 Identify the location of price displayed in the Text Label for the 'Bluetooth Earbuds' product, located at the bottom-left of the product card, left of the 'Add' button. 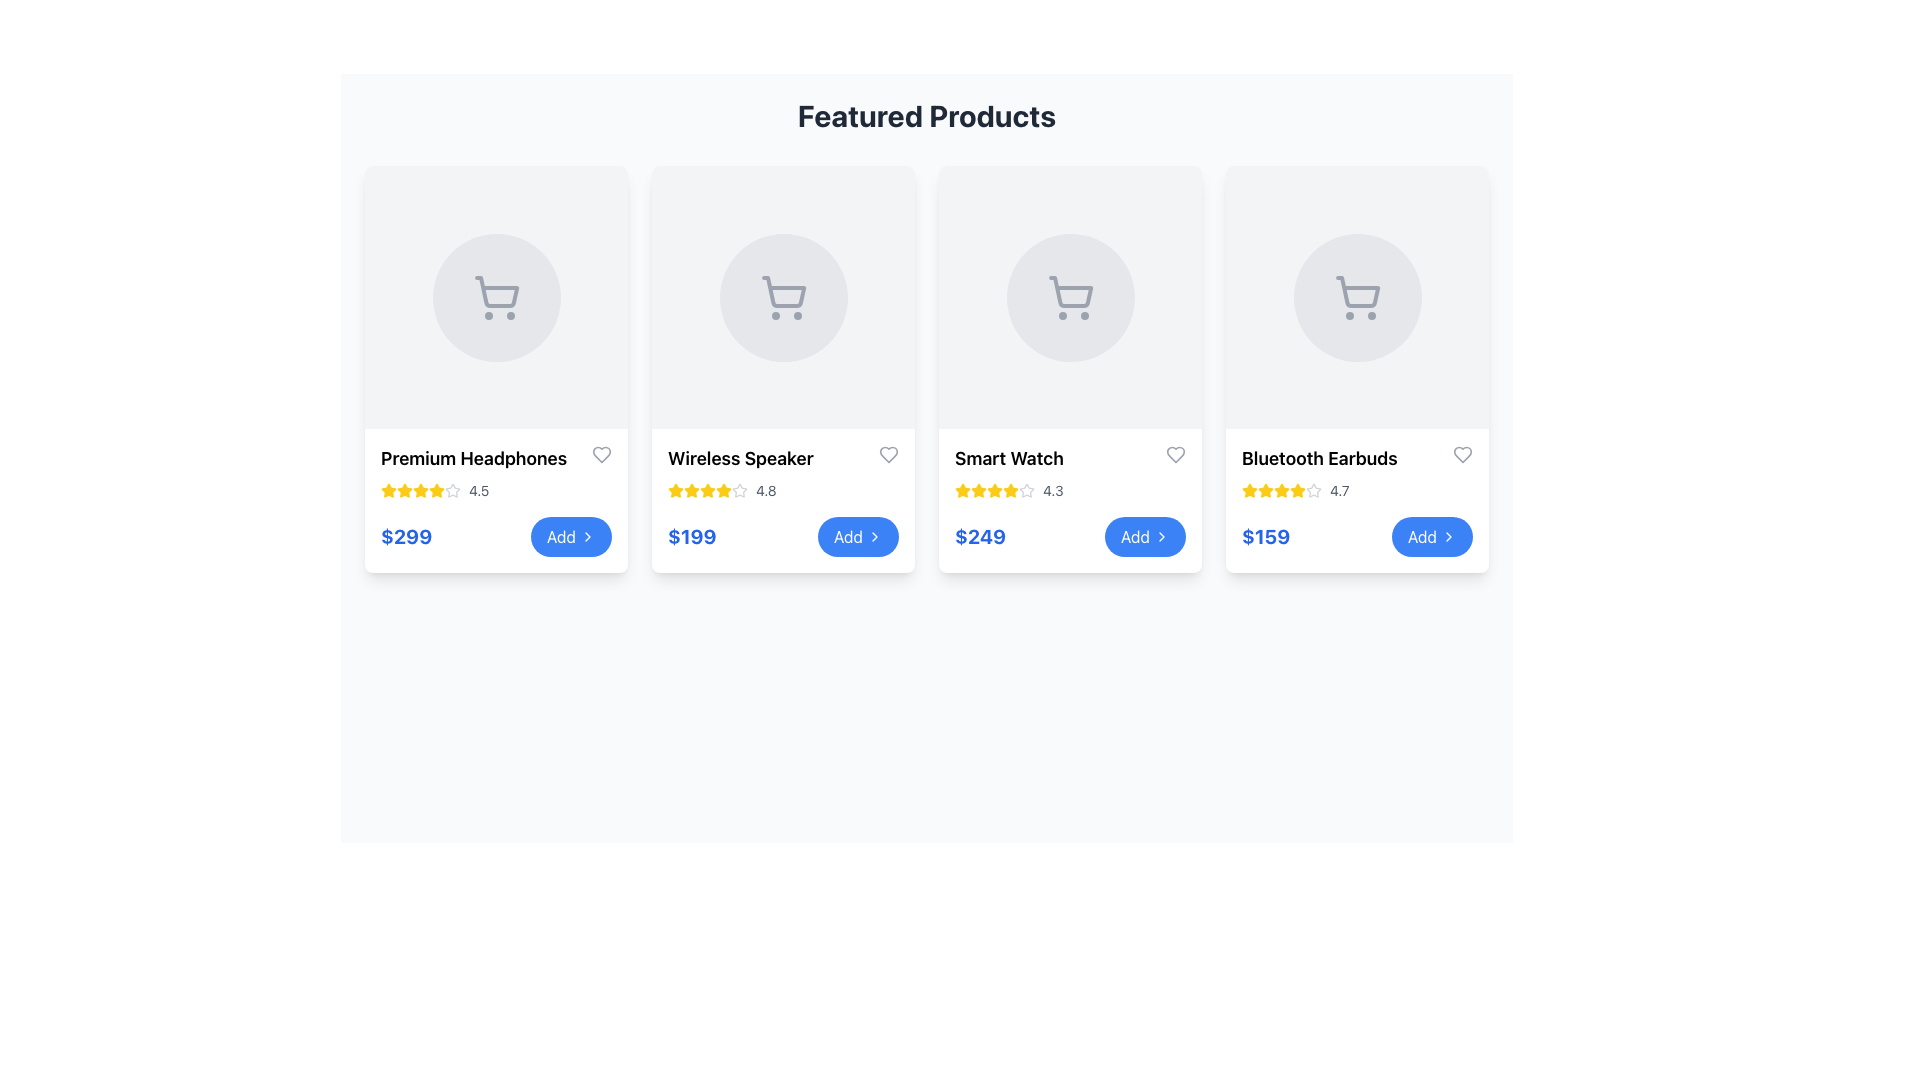
(1265, 535).